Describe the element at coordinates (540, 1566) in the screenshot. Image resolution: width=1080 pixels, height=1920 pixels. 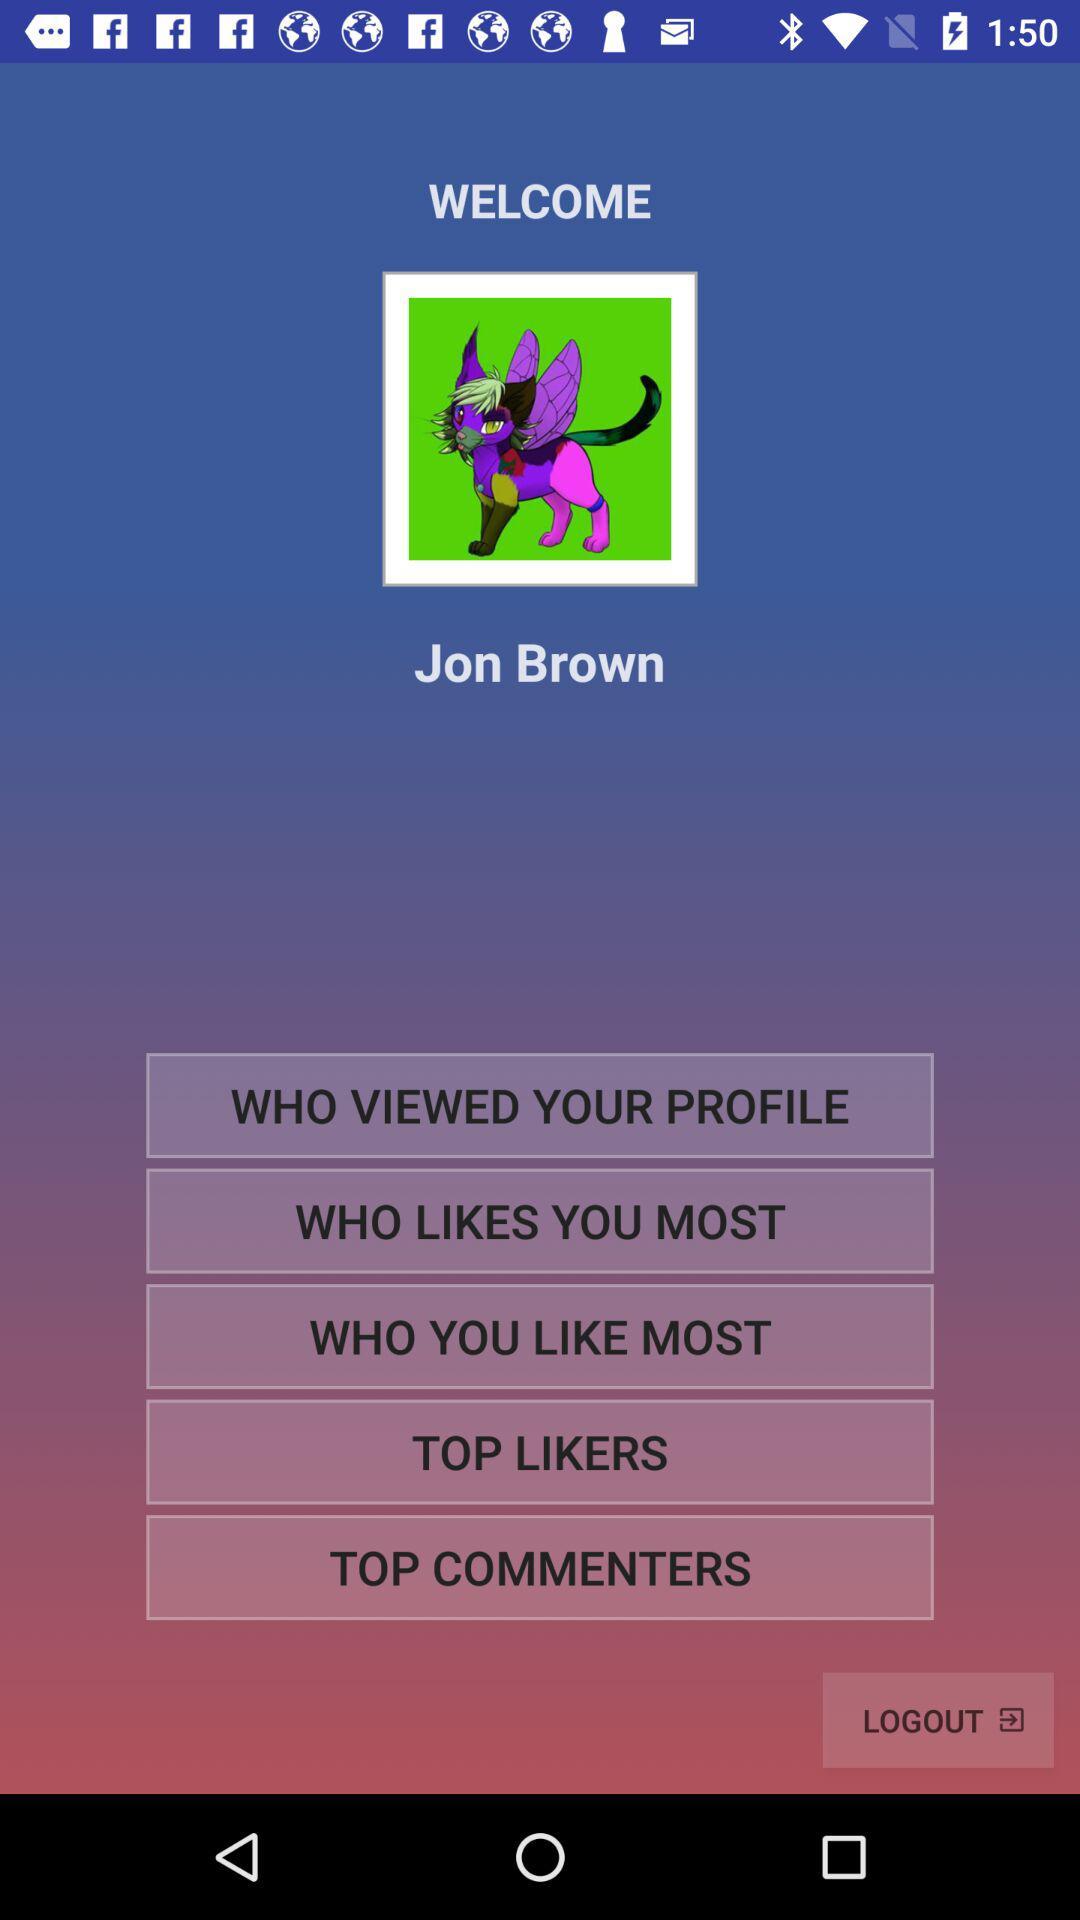
I see `the item below the top likers` at that location.